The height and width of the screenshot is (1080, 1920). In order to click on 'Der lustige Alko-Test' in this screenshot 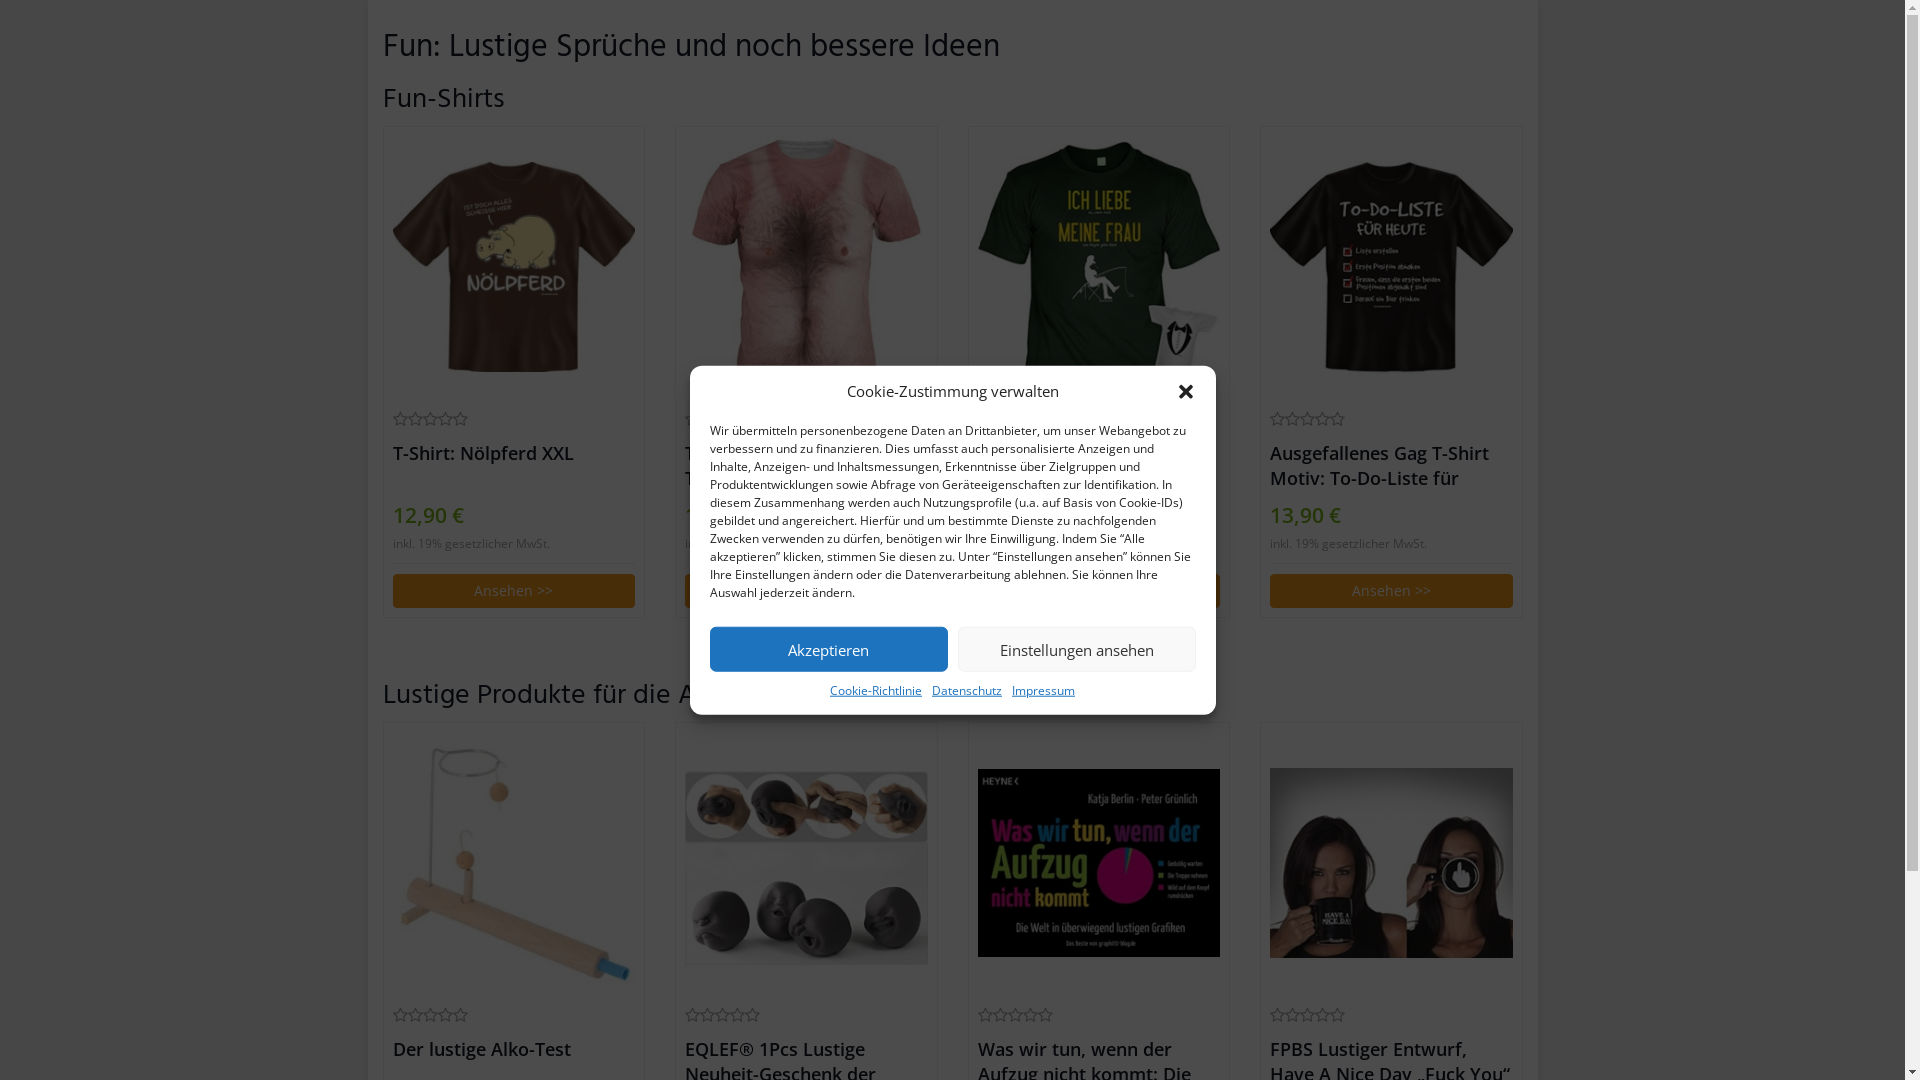, I will do `click(513, 861)`.